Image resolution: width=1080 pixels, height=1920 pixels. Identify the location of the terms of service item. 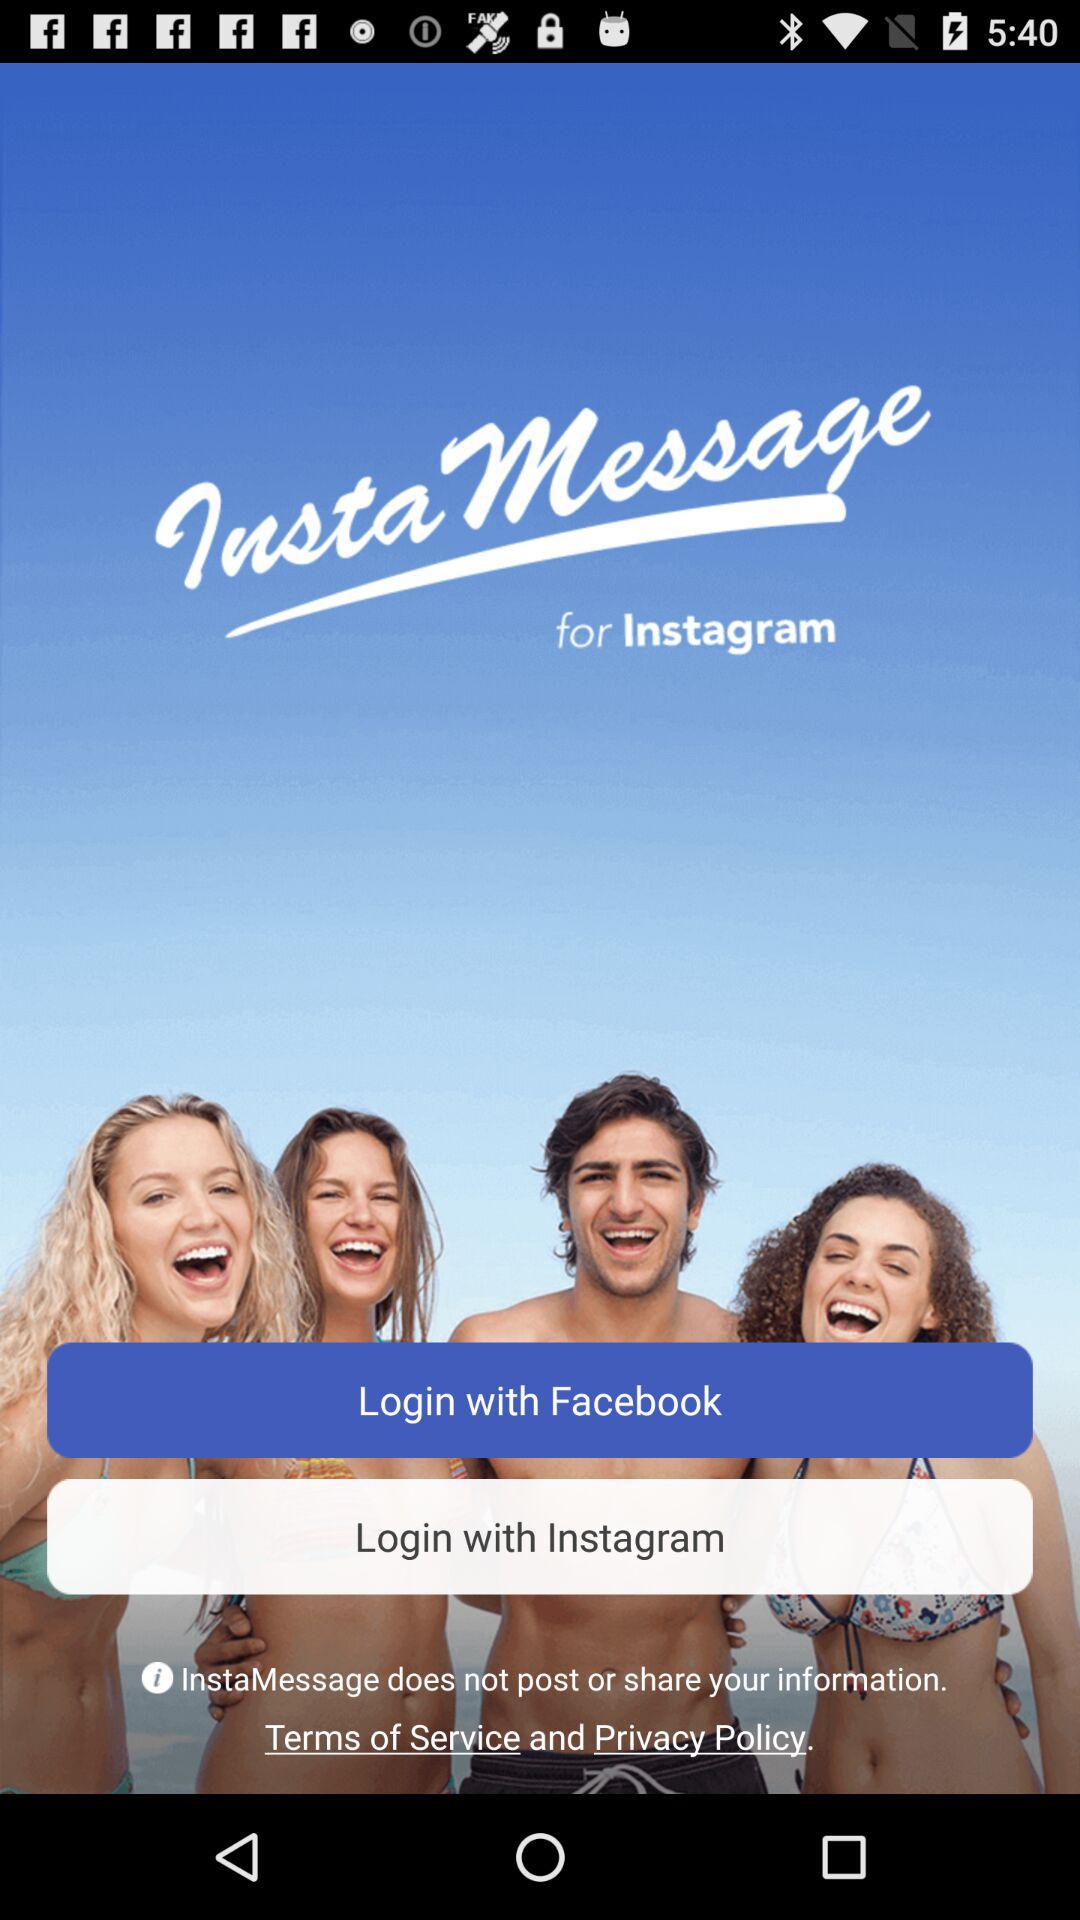
(540, 1735).